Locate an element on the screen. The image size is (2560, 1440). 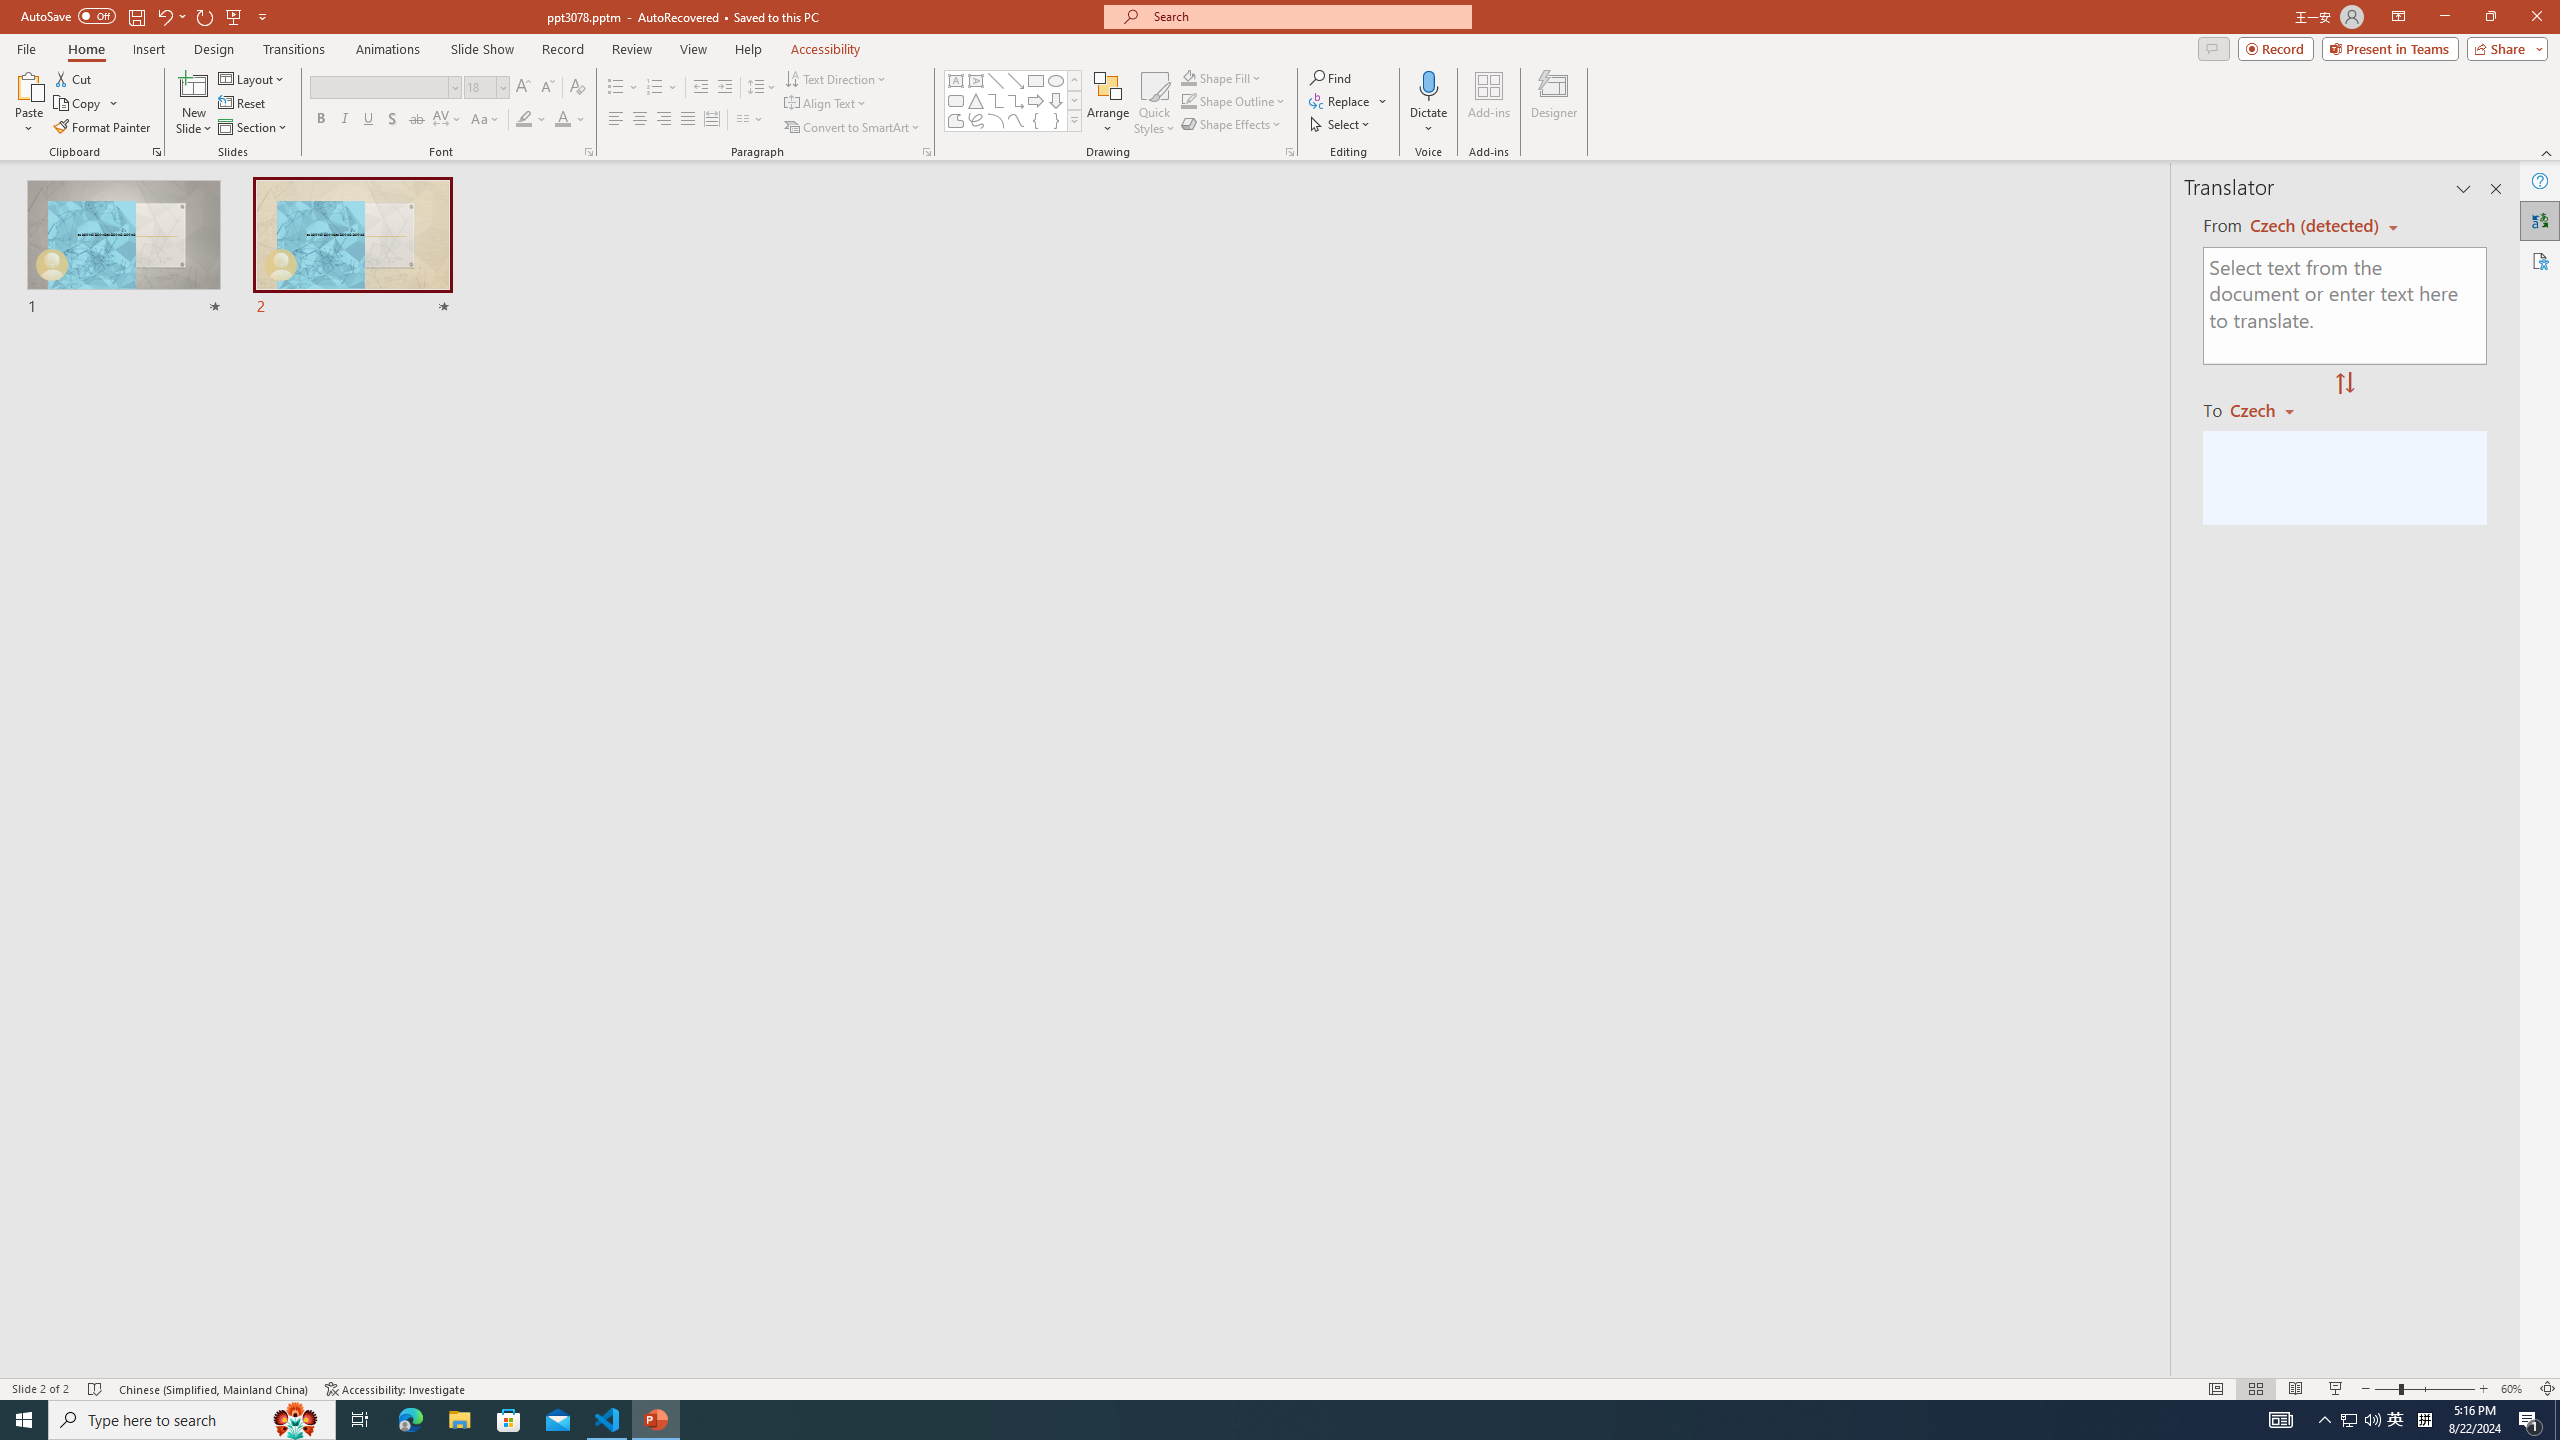
'Swap "from" and "to" languages.' is located at coordinates (2343, 383).